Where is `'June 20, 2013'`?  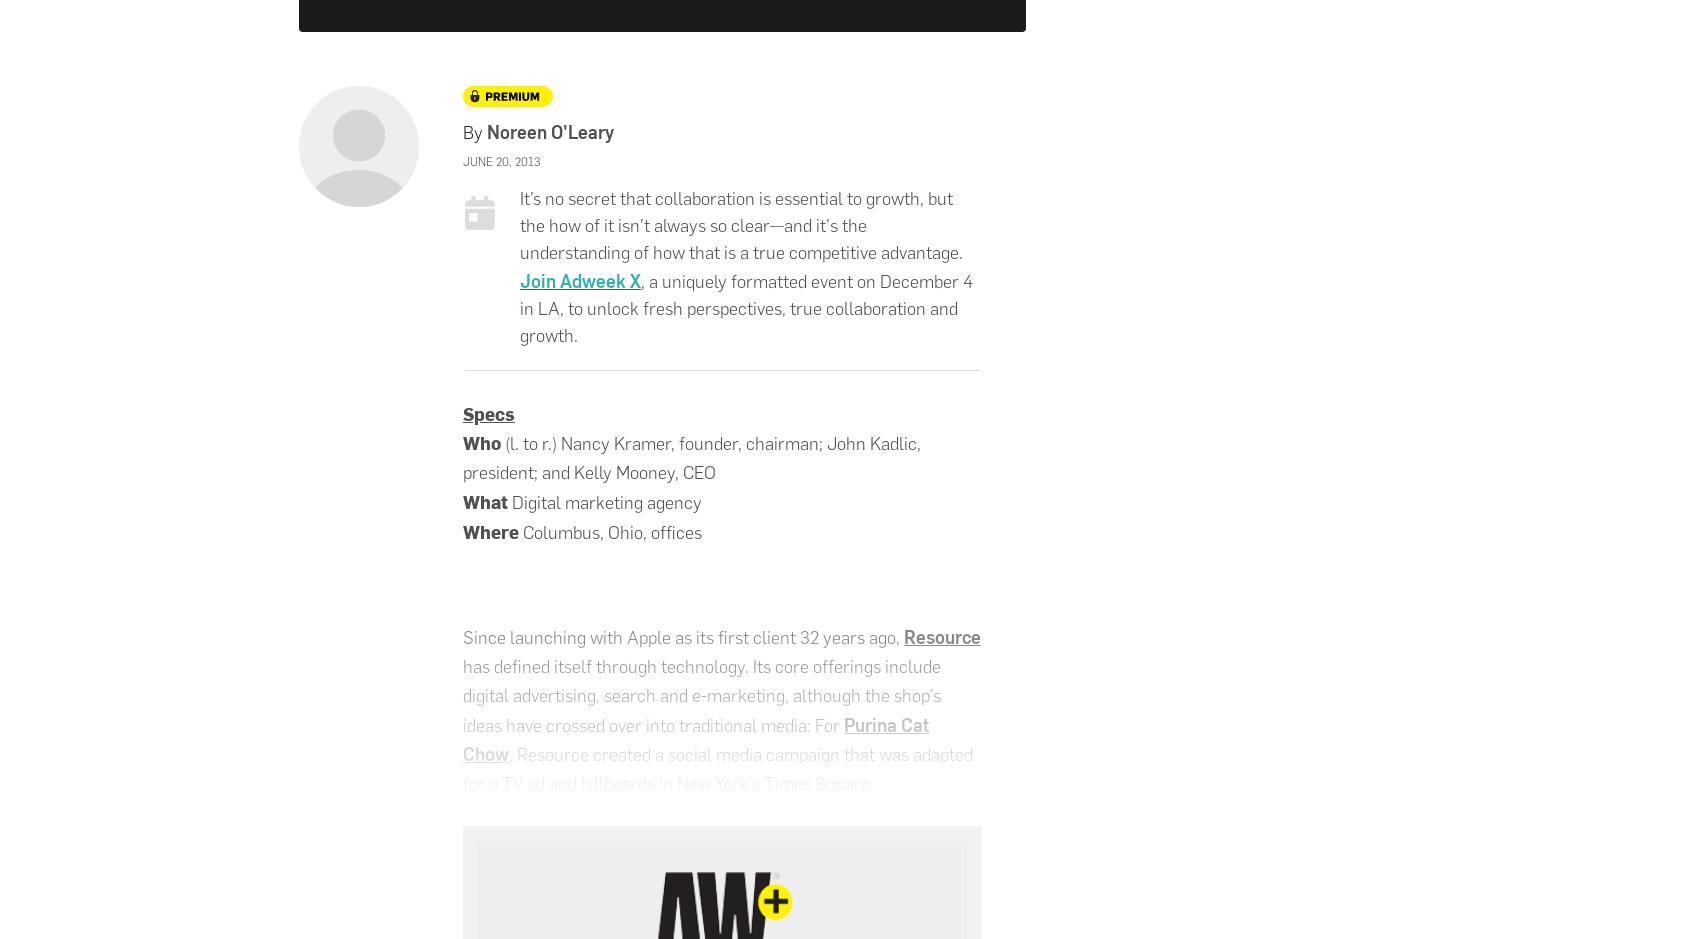
'June 20, 2013' is located at coordinates (500, 161).